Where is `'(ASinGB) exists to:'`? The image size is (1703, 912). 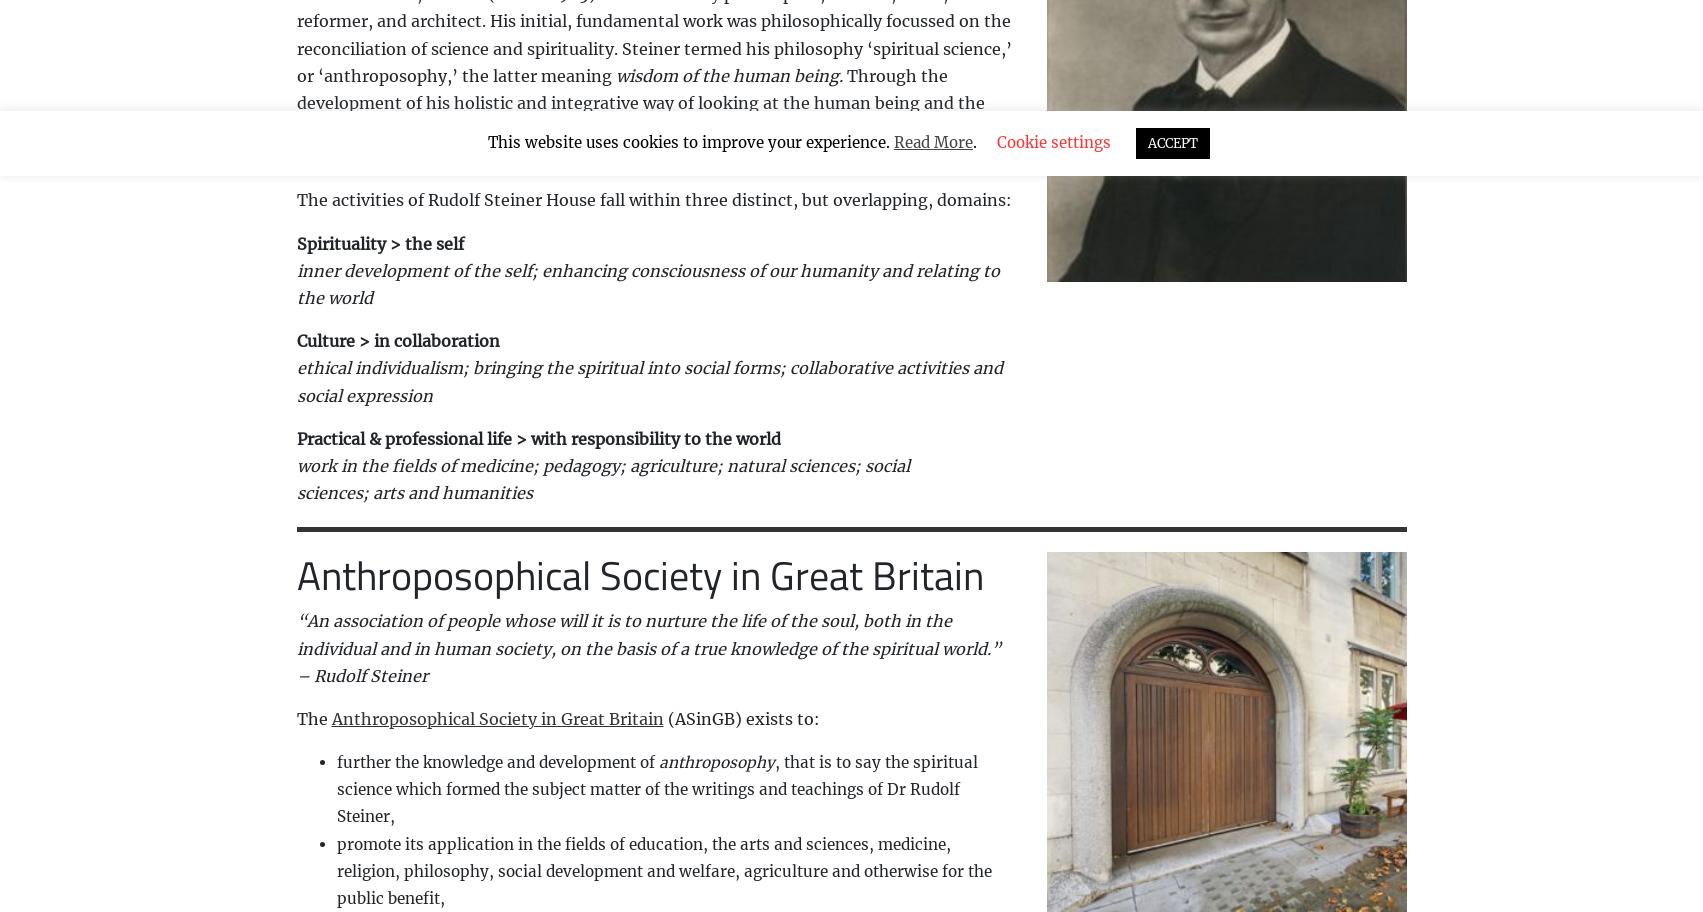
'(ASinGB) exists to:' is located at coordinates (740, 718).